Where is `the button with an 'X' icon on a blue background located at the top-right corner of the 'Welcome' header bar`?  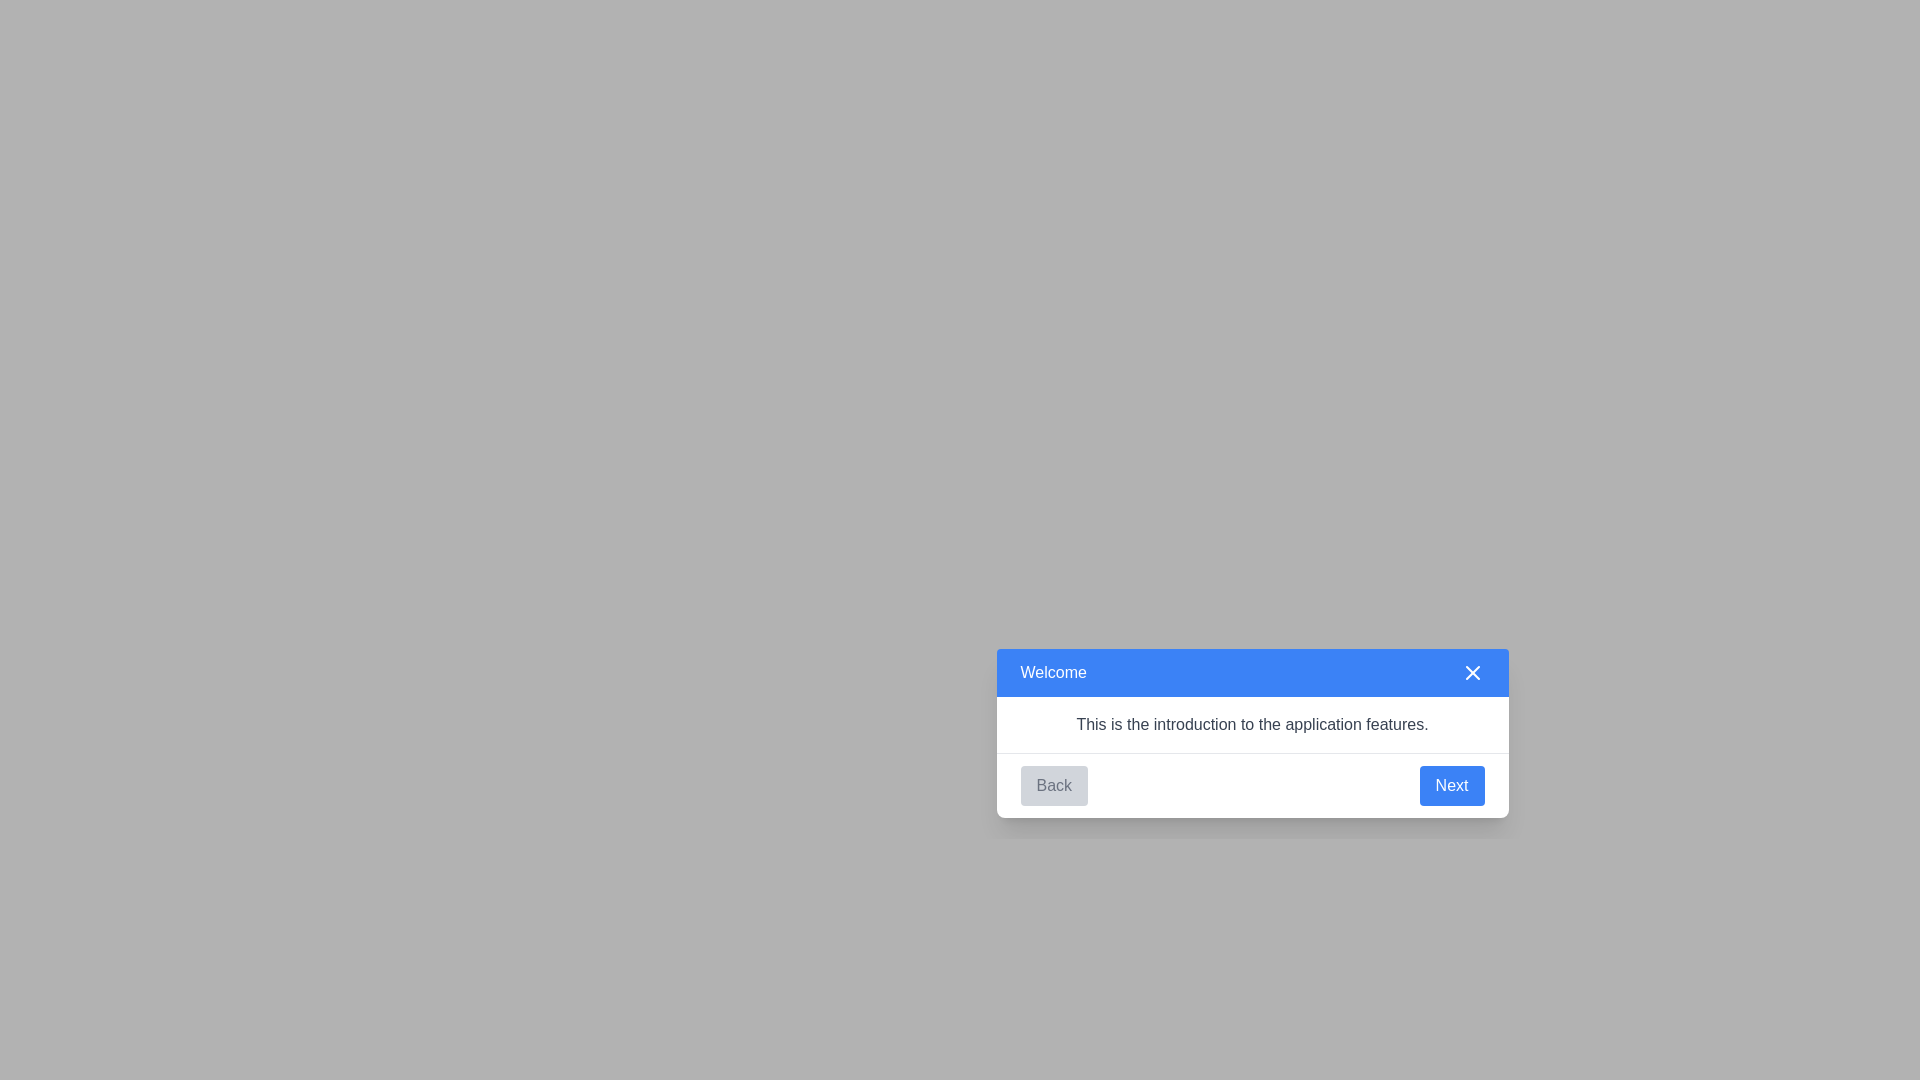 the button with an 'X' icon on a blue background located at the top-right corner of the 'Welcome' header bar is located at coordinates (1472, 672).